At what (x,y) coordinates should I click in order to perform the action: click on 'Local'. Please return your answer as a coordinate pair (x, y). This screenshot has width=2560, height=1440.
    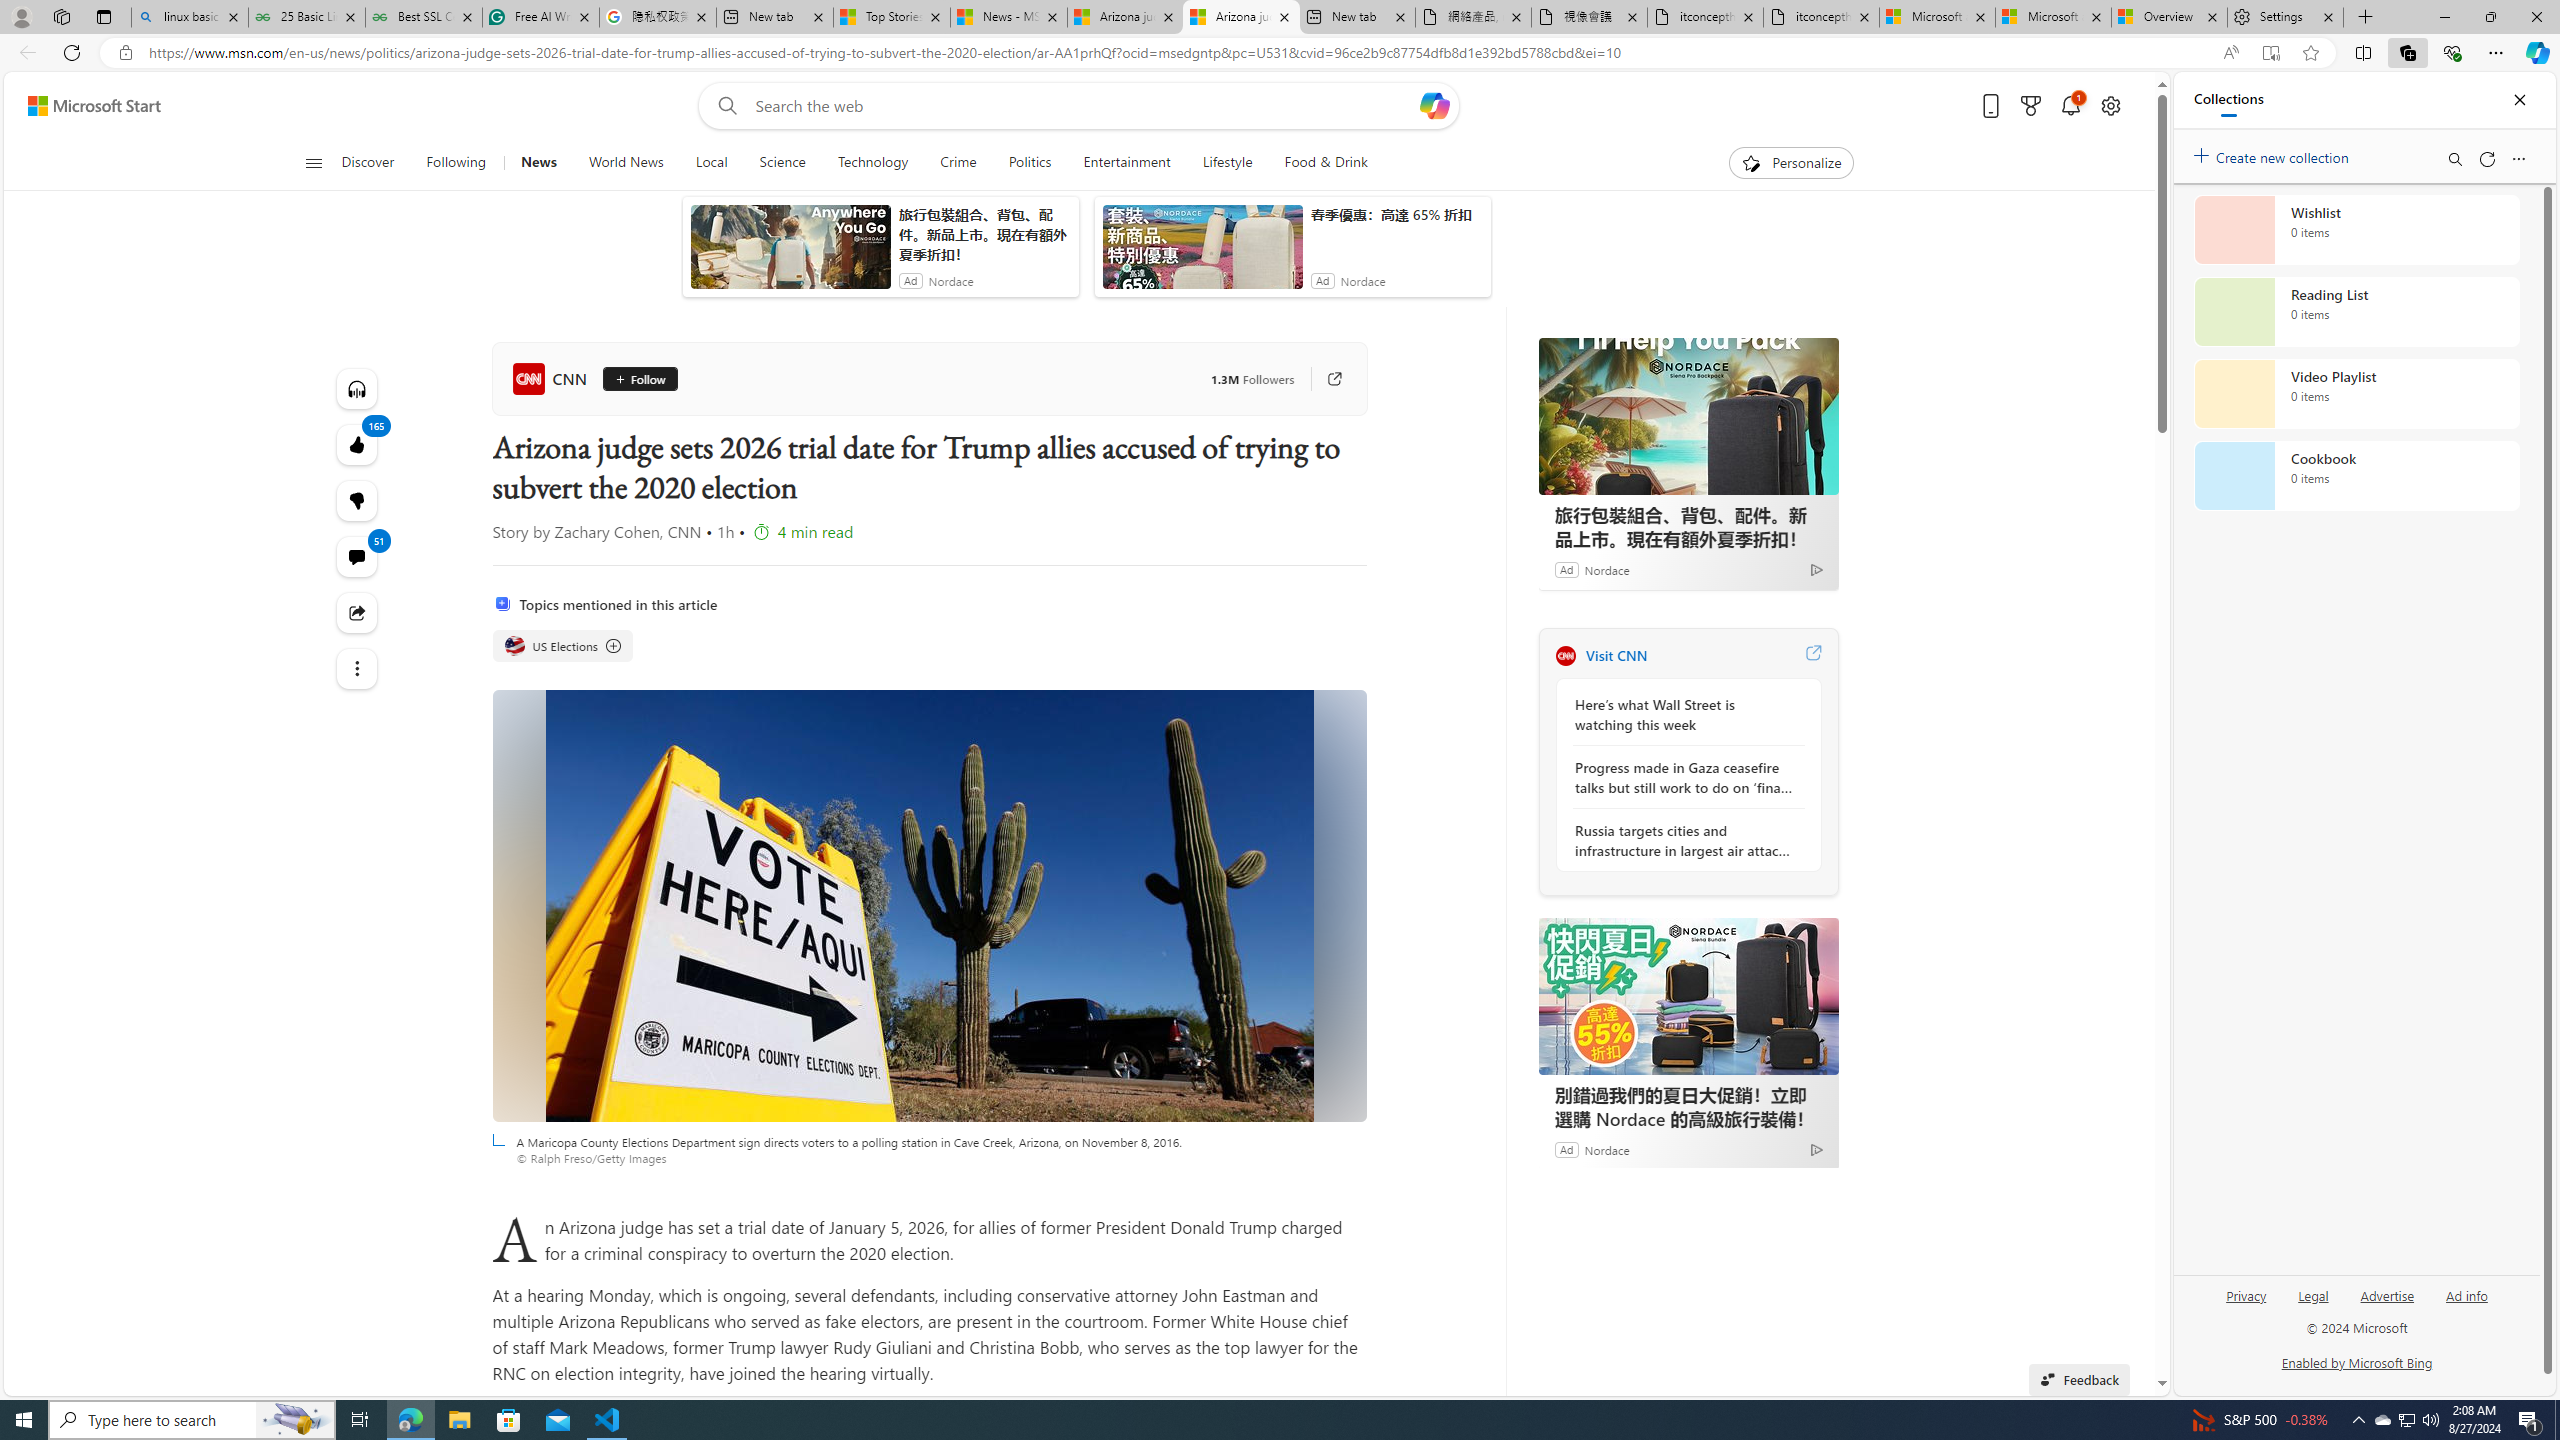
    Looking at the image, I should click on (710, 162).